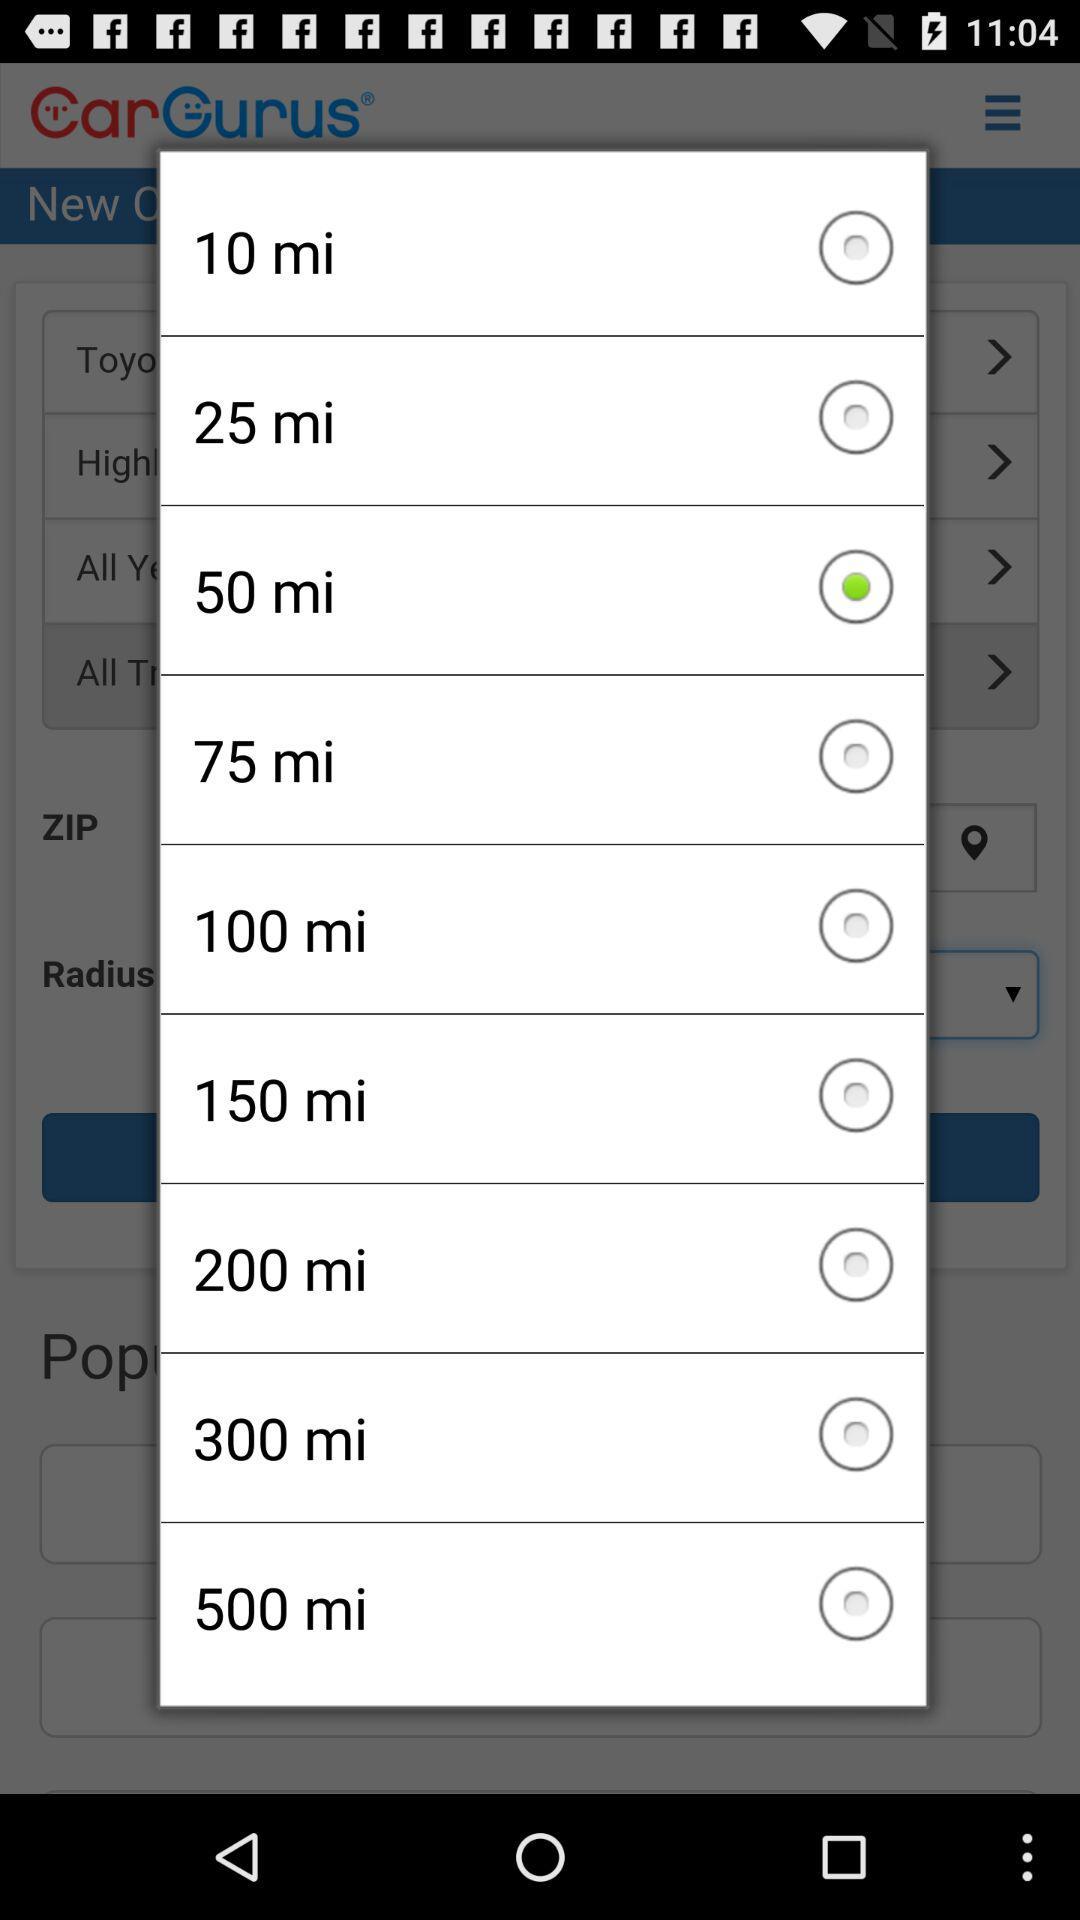 This screenshot has height=1920, width=1080. Describe the element at coordinates (542, 928) in the screenshot. I see `the icon below 75 mi` at that location.